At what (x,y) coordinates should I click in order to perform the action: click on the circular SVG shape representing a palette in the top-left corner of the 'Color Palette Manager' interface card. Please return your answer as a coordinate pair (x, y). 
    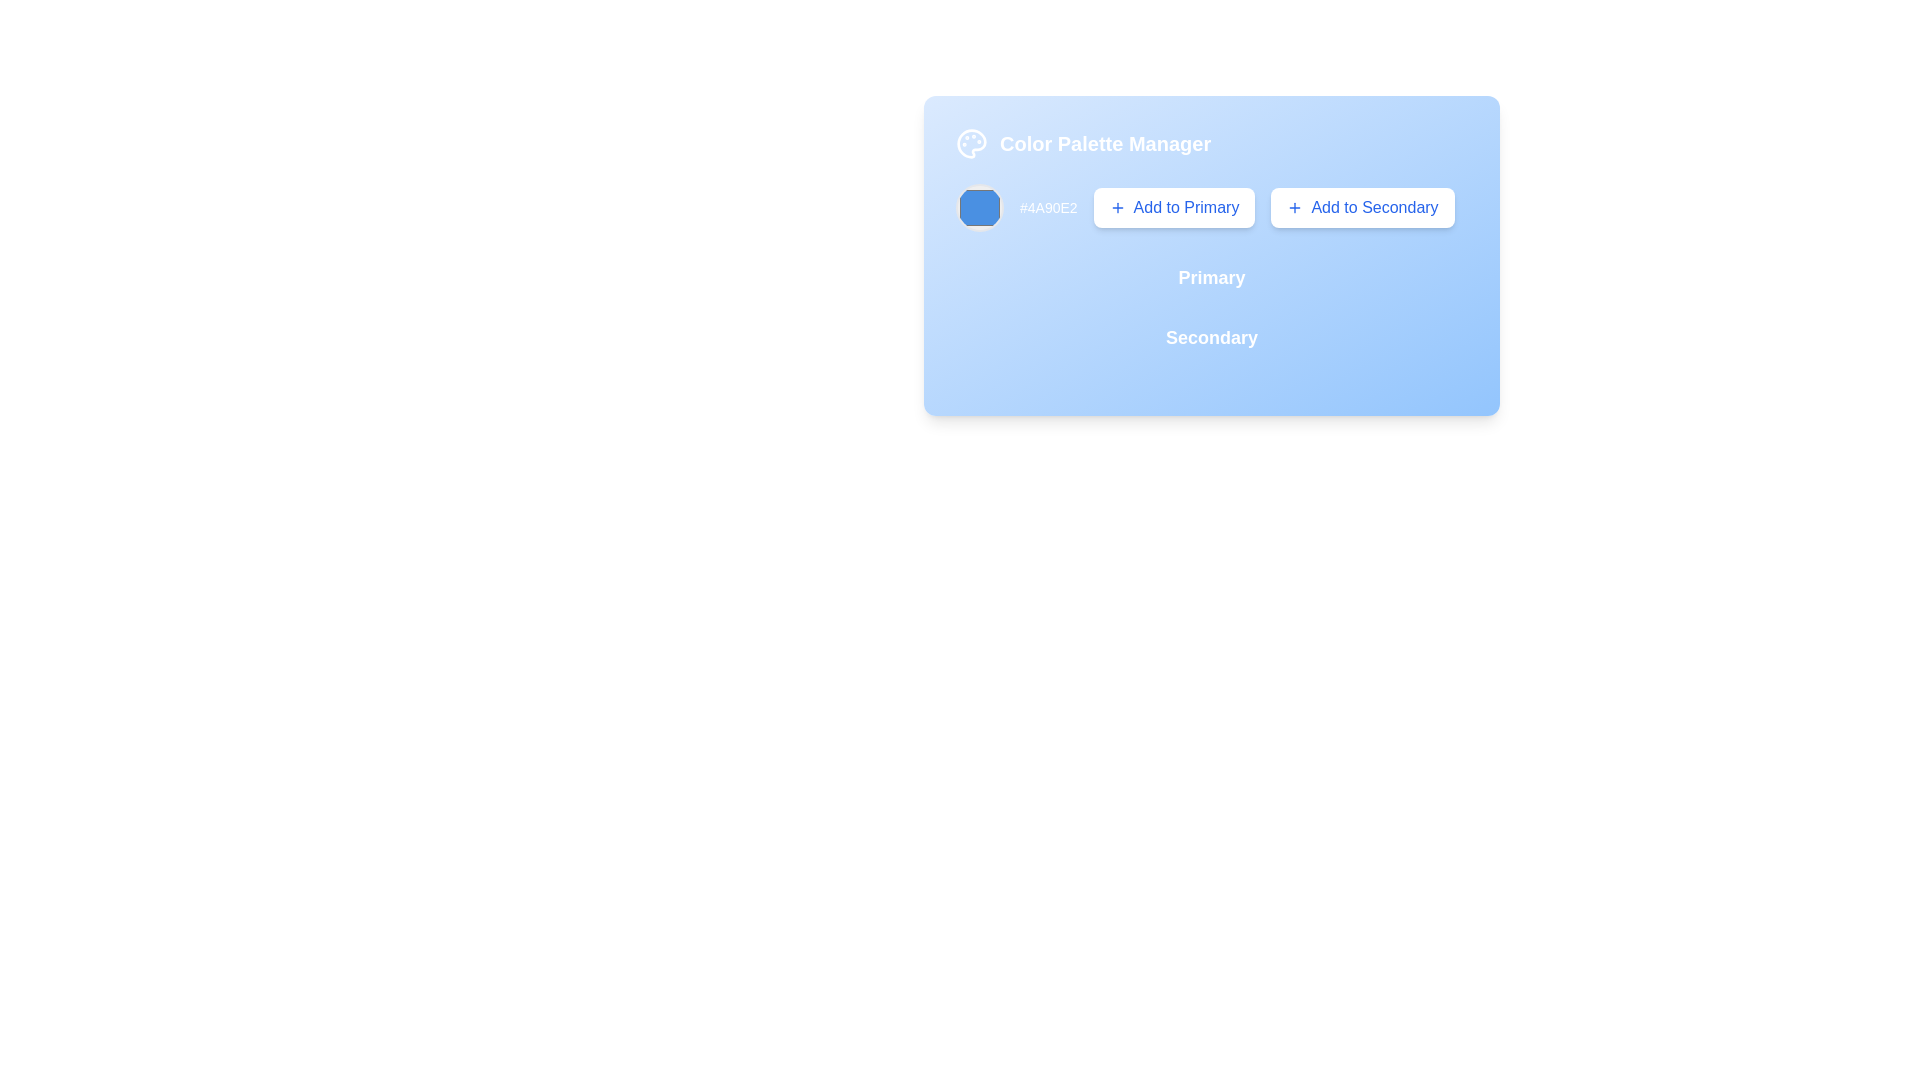
    Looking at the image, I should click on (971, 142).